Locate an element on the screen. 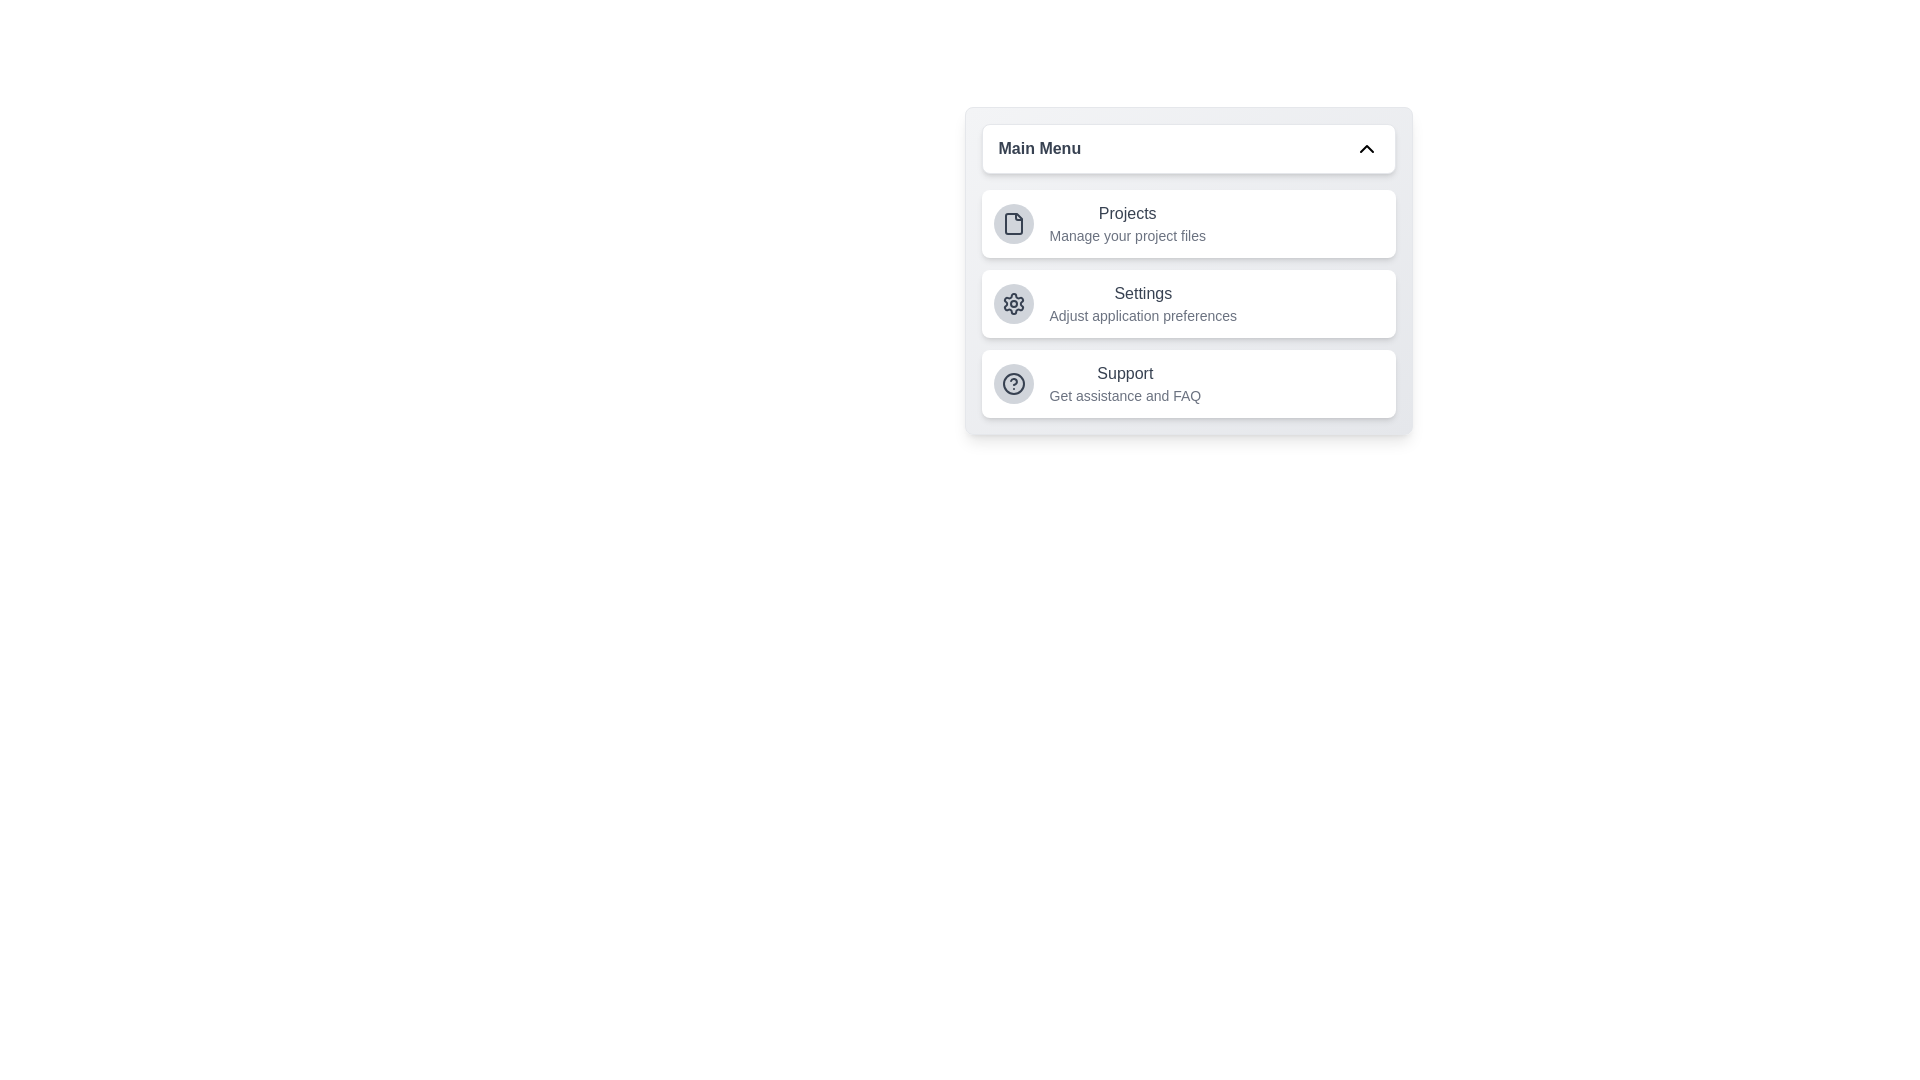 This screenshot has width=1920, height=1080. the main menu toggle button is located at coordinates (1188, 148).